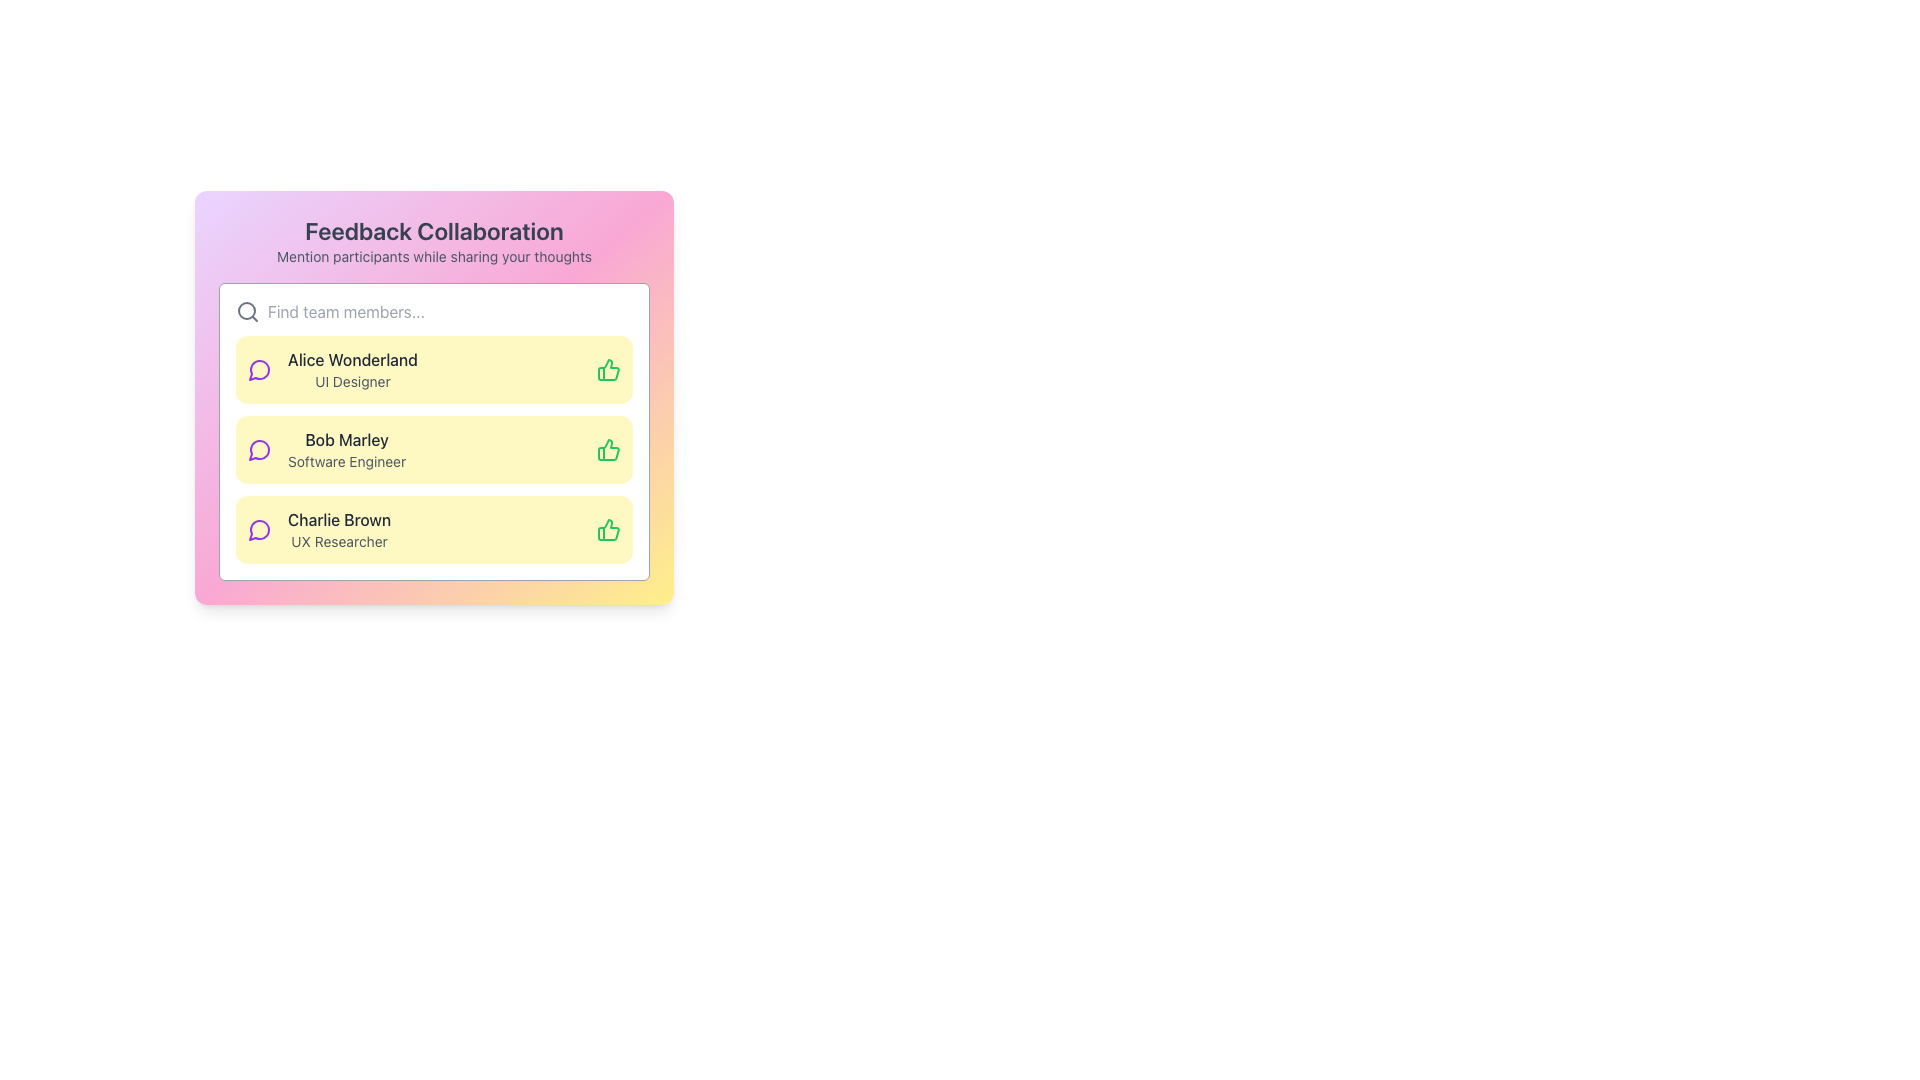 This screenshot has width=1920, height=1080. Describe the element at coordinates (607, 370) in the screenshot. I see `the Thumbs-up icon located in the feedback list row for 'Bob Marley, Software Engineer'` at that location.